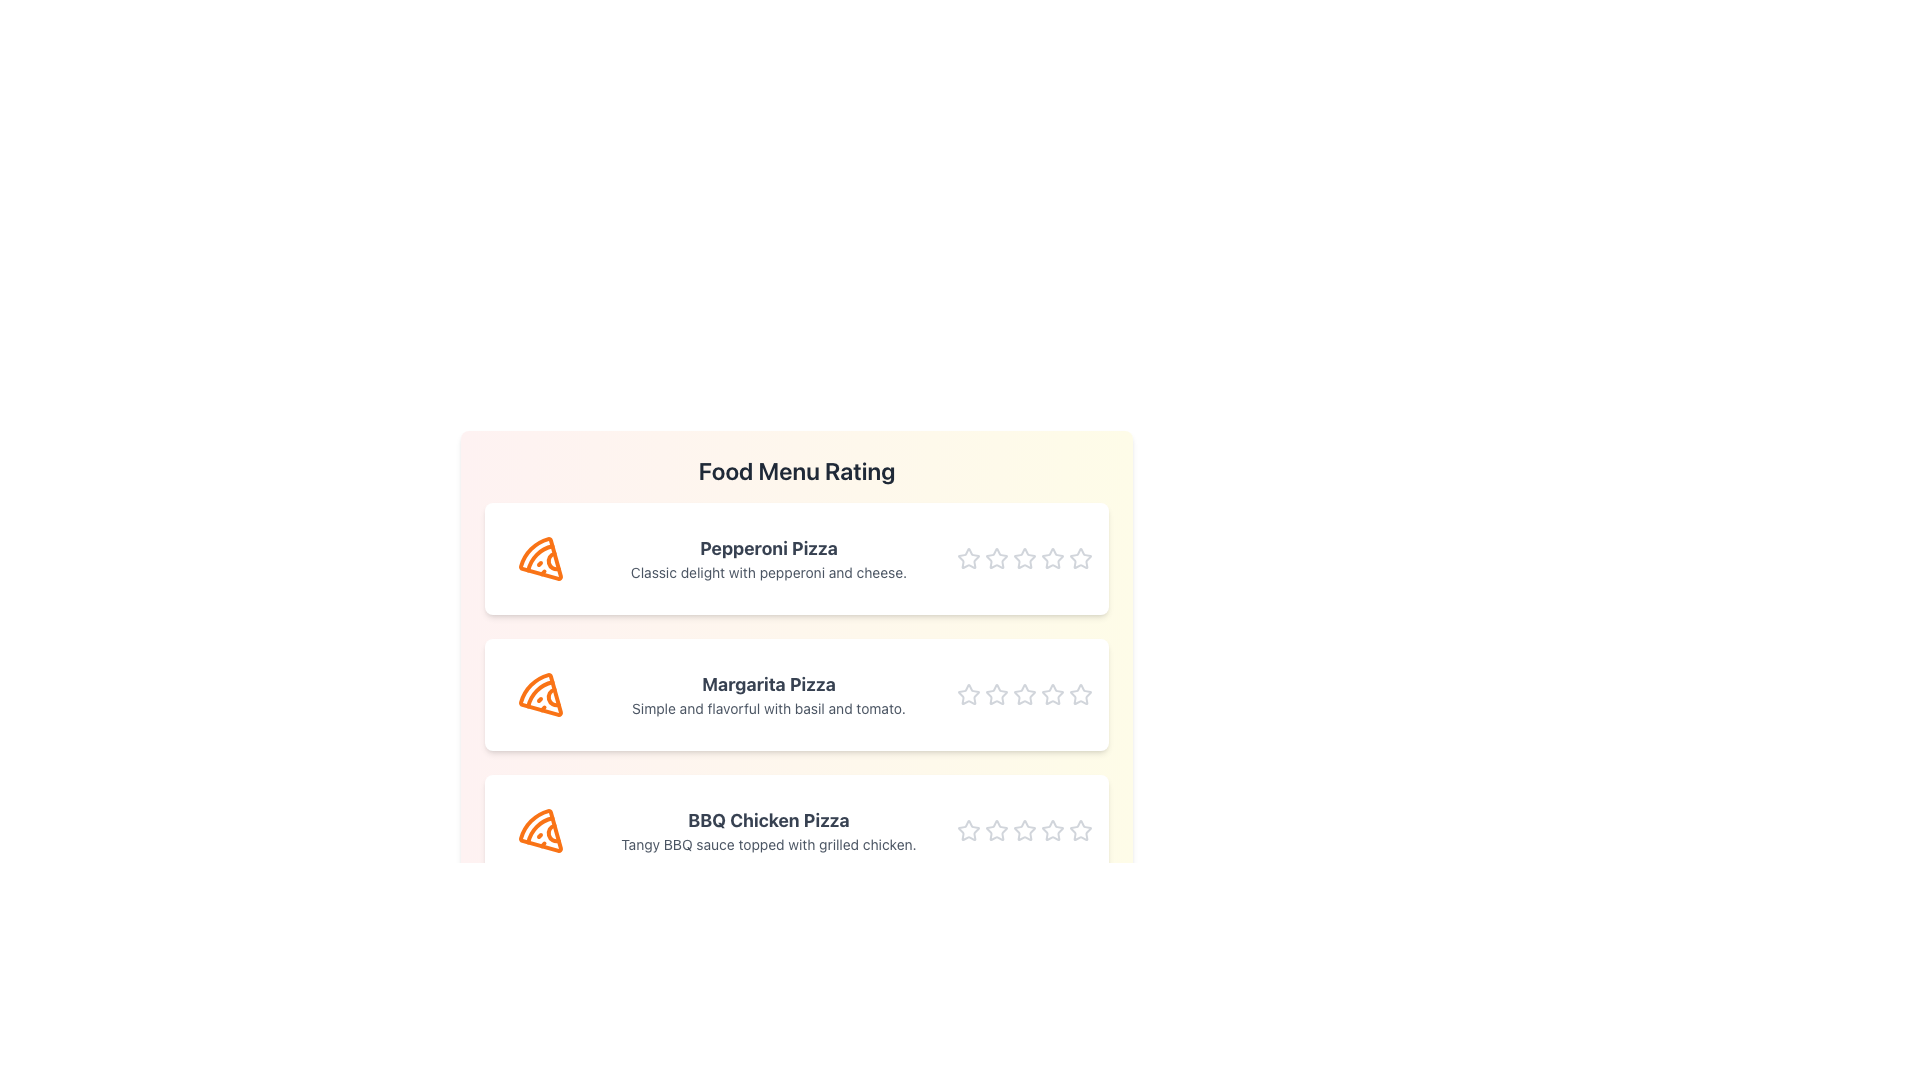  Describe the element at coordinates (1025, 830) in the screenshot. I see `the third star in the rating bar to assign a rating for the 'BBQ Chicken Pizza' menu item` at that location.